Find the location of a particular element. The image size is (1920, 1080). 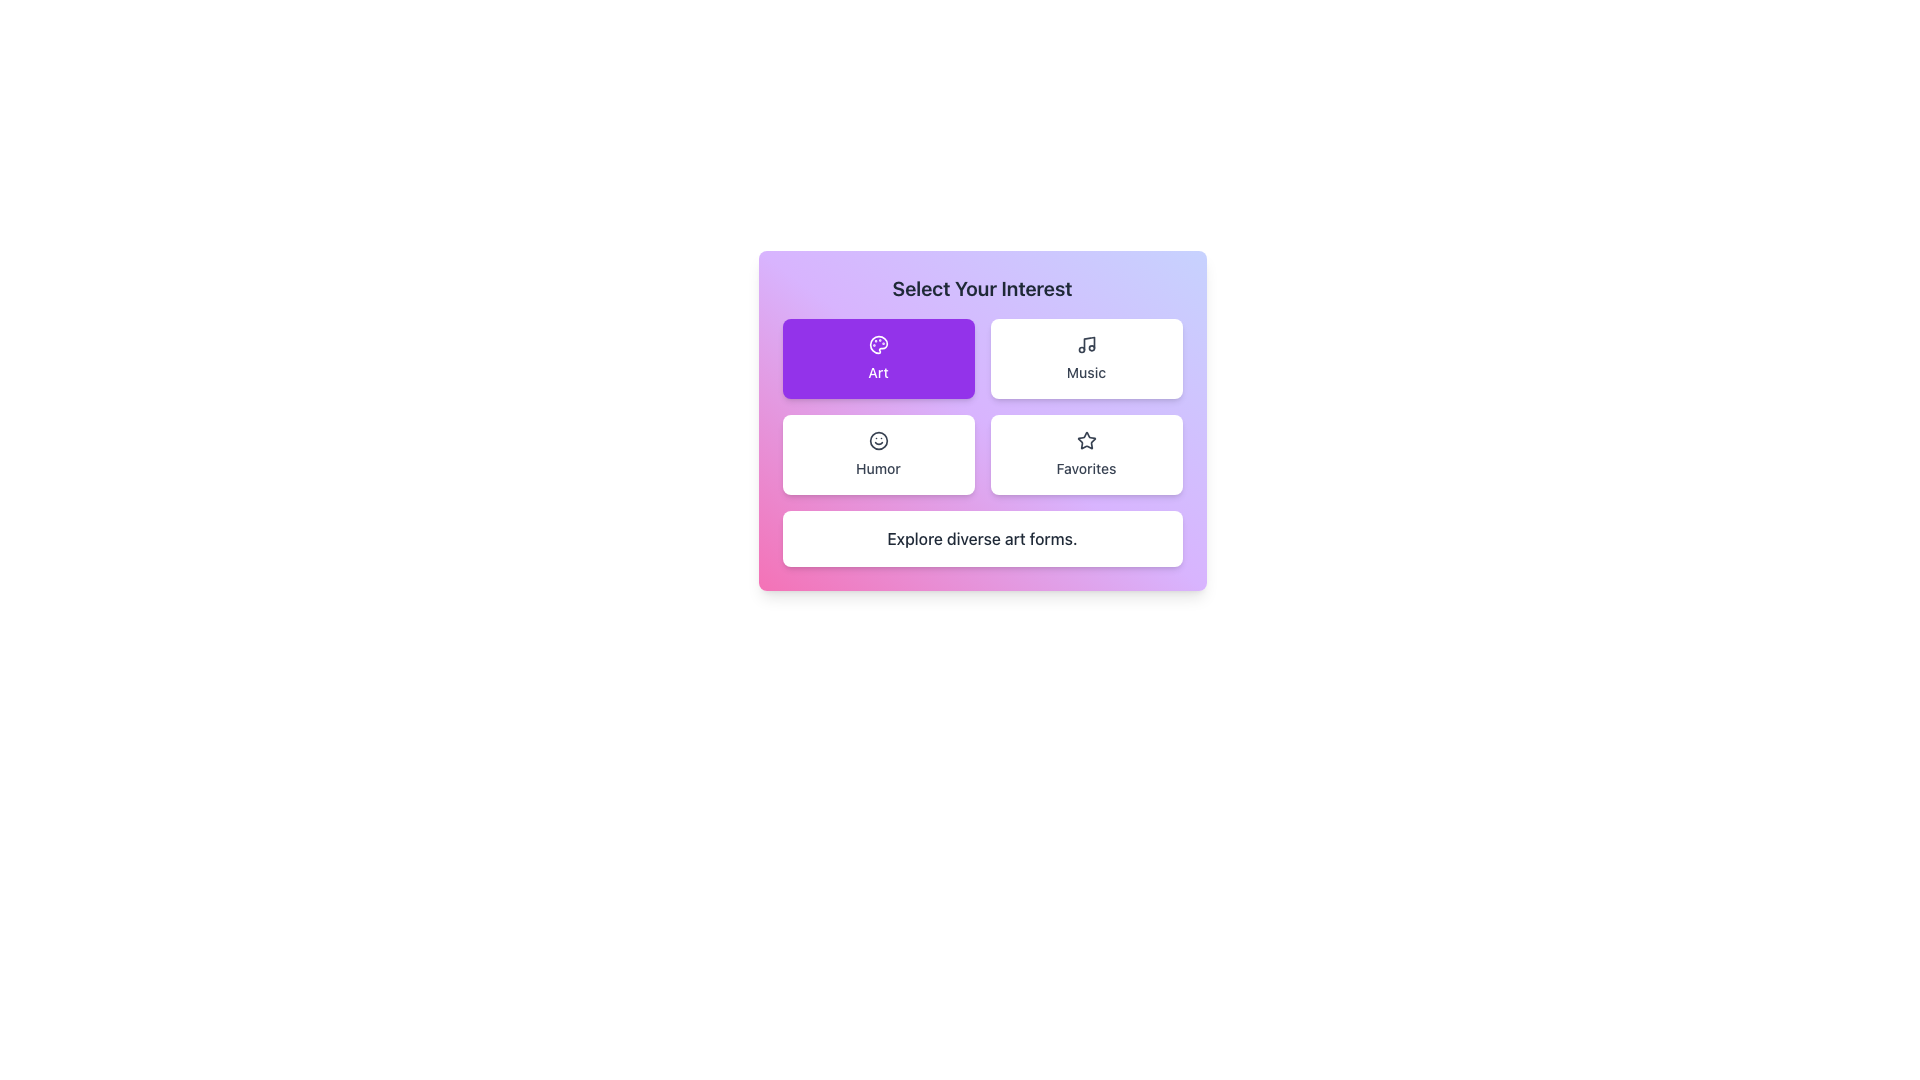

the text label indicating the category 'Music' located at the lower portion of the interactive card in the top-right quadrant of the grid layout is located at coordinates (1085, 373).